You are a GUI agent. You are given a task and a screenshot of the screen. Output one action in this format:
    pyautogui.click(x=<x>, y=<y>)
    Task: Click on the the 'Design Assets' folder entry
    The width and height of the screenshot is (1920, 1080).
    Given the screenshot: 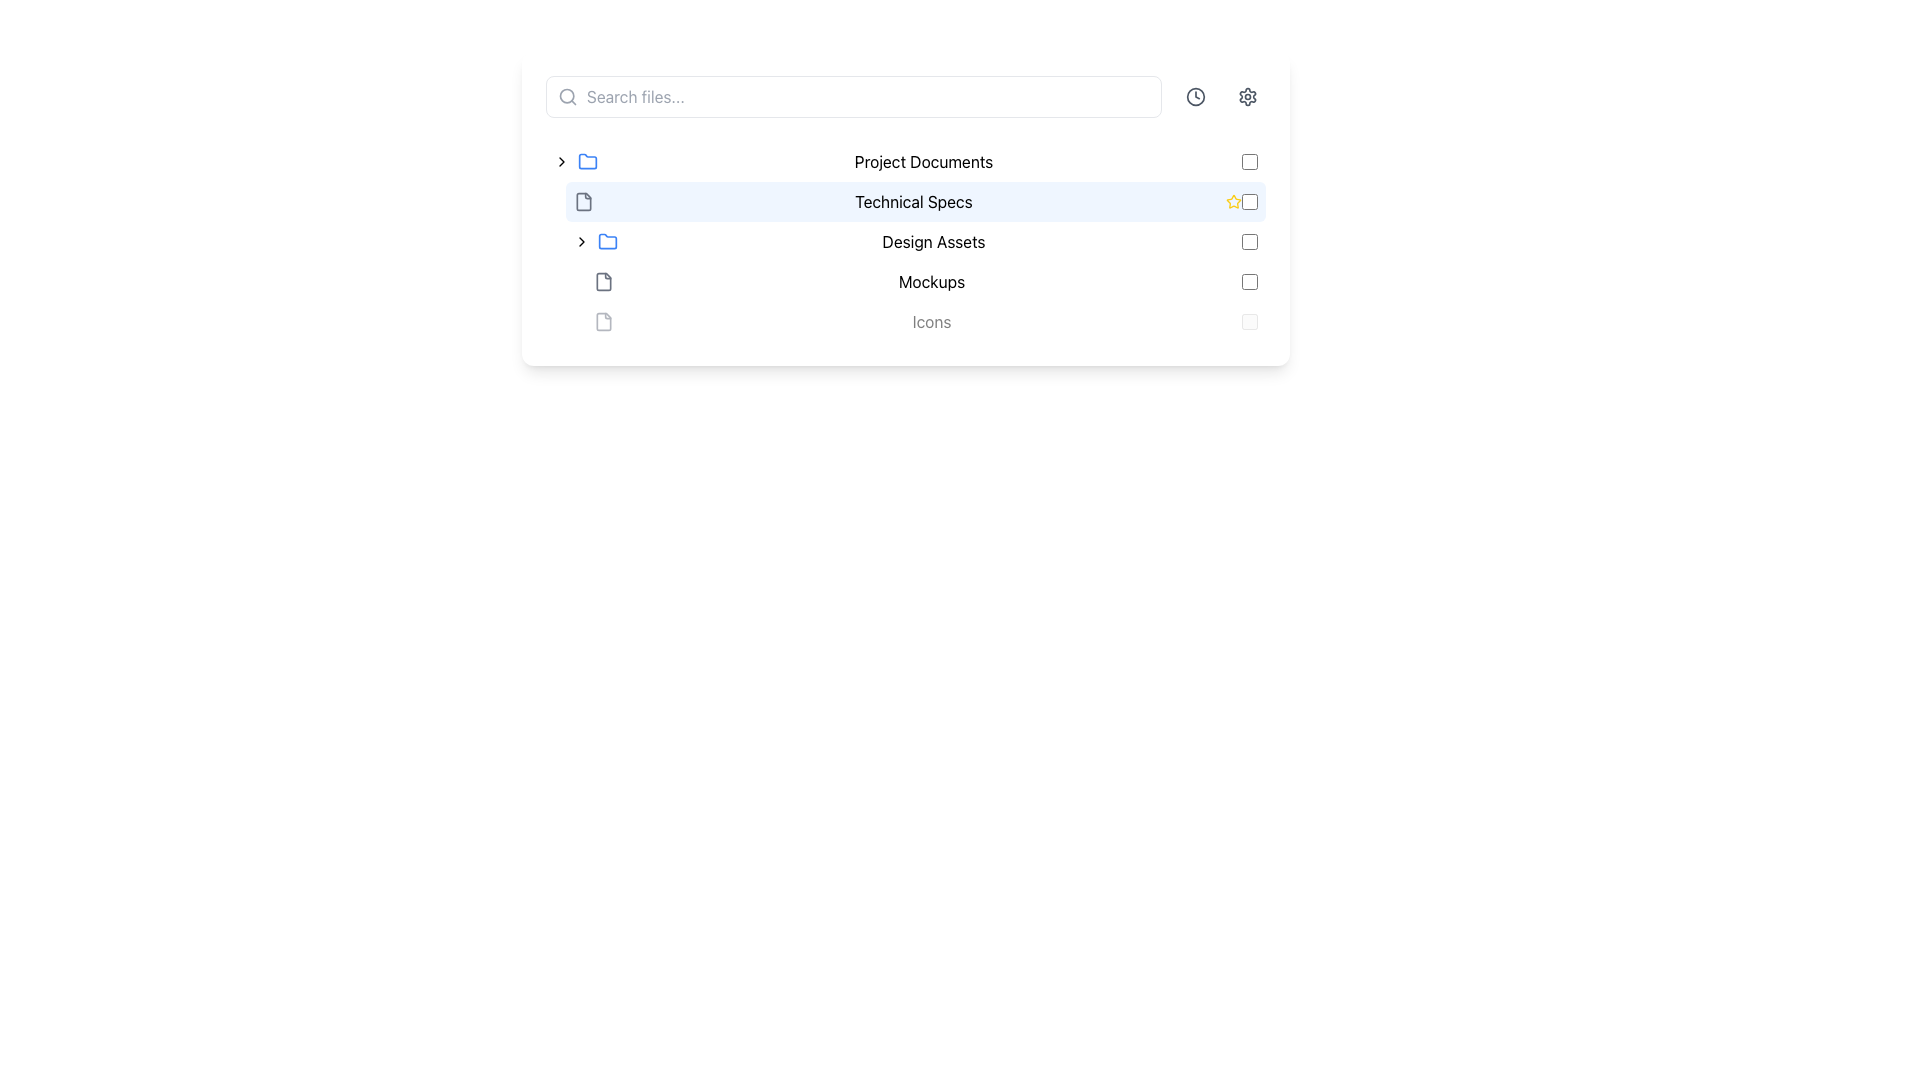 What is the action you would take?
    pyautogui.click(x=915, y=241)
    